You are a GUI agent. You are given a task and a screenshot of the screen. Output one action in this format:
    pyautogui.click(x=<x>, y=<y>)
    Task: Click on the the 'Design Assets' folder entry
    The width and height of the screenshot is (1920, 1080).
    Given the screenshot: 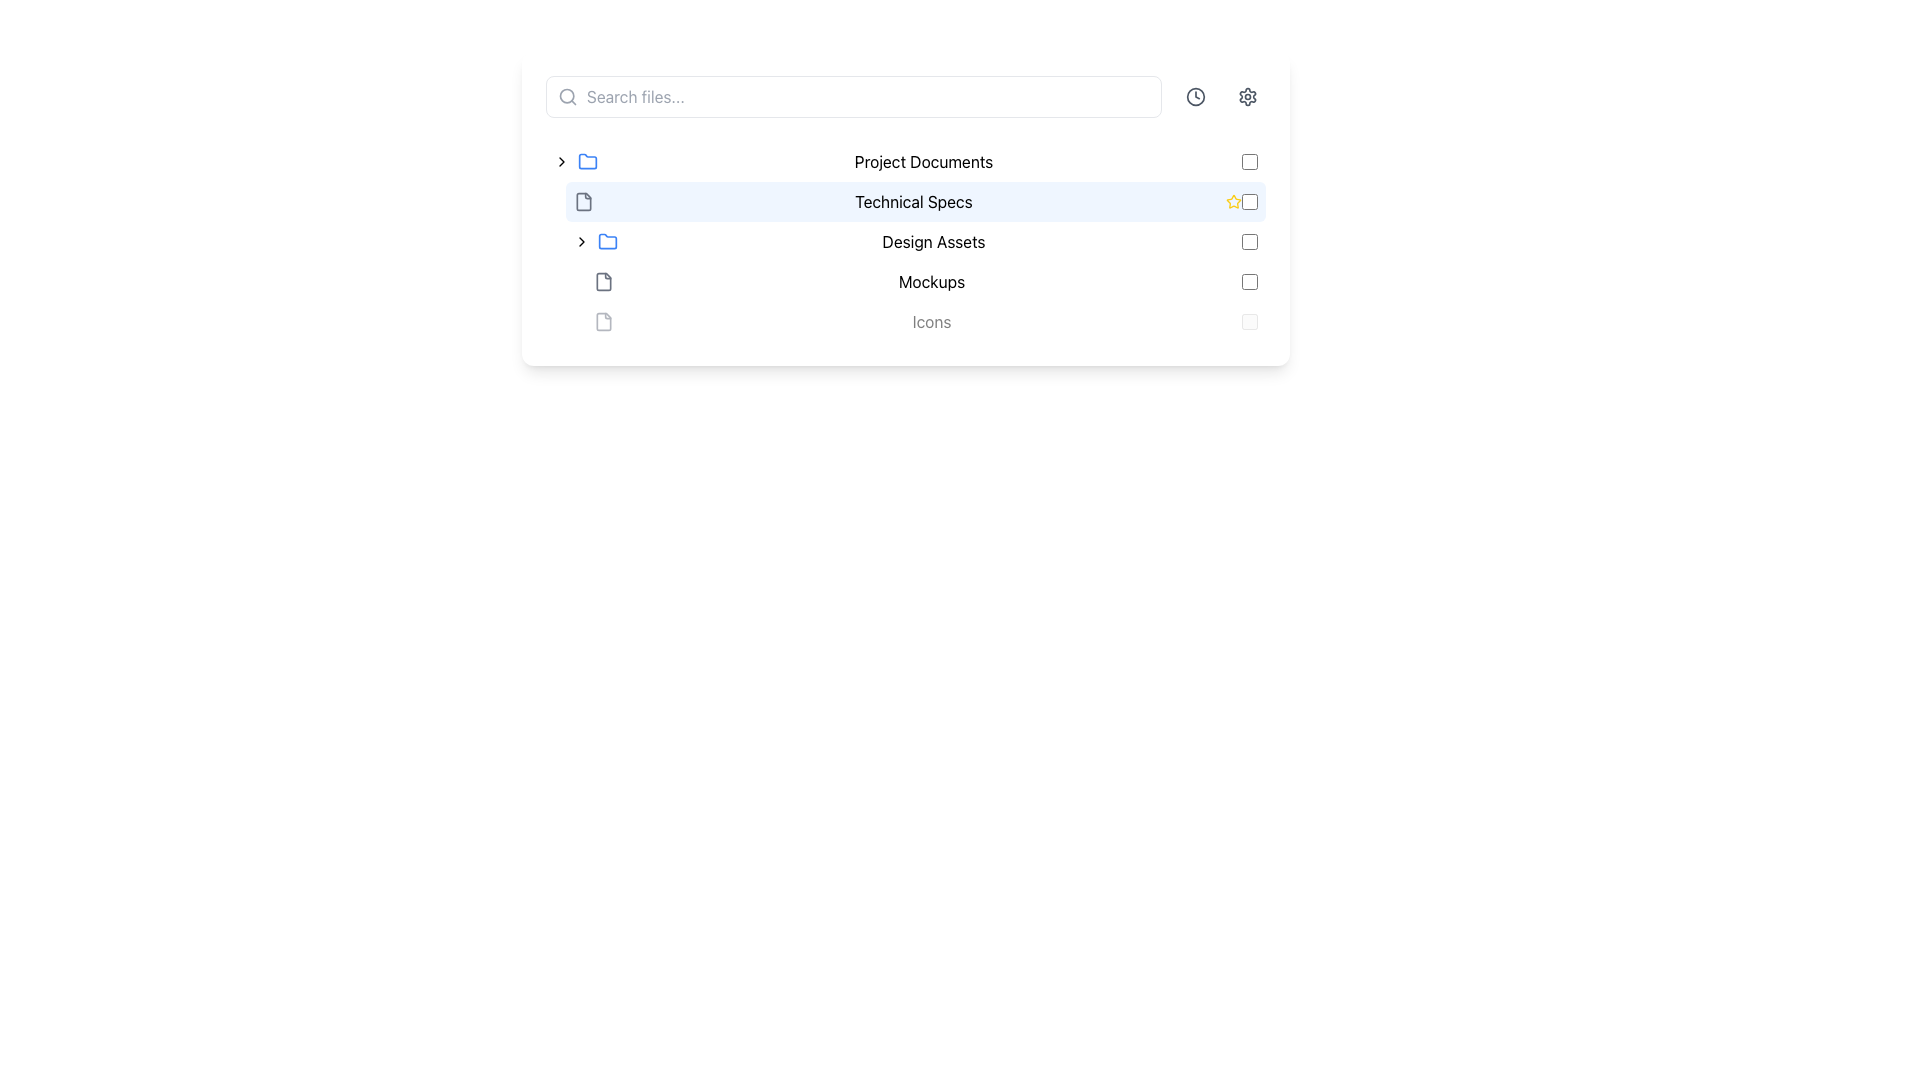 What is the action you would take?
    pyautogui.click(x=915, y=241)
    